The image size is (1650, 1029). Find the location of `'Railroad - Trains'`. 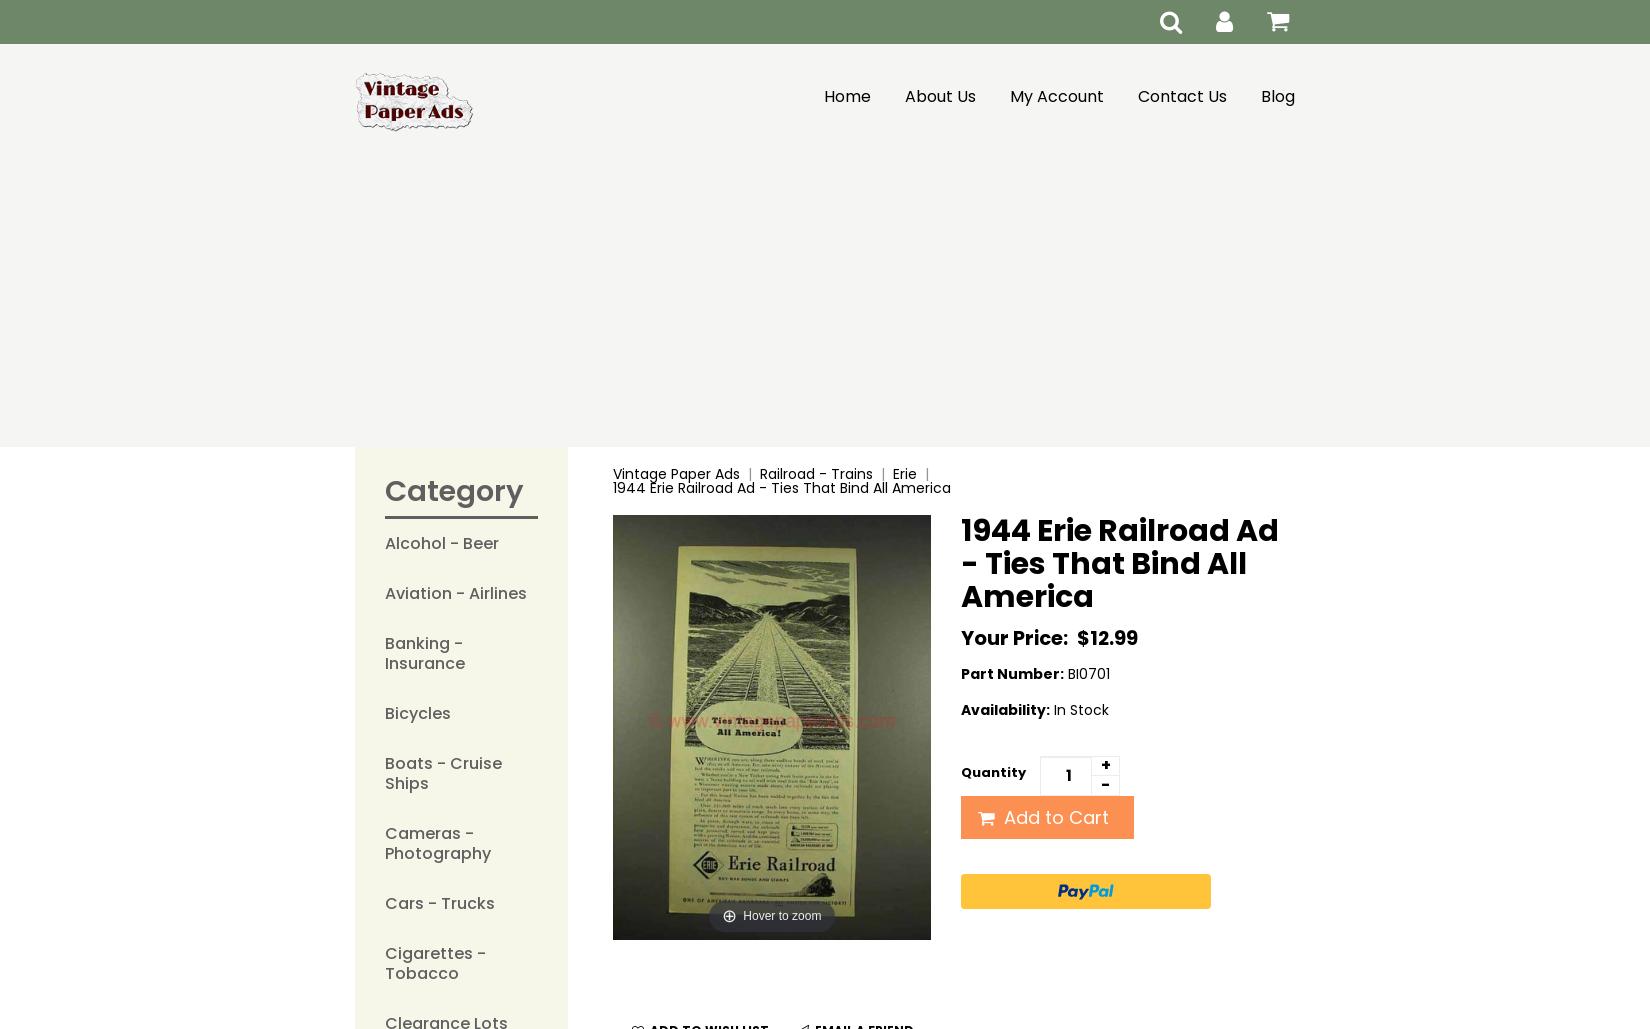

'Railroad - Trains' is located at coordinates (814, 473).